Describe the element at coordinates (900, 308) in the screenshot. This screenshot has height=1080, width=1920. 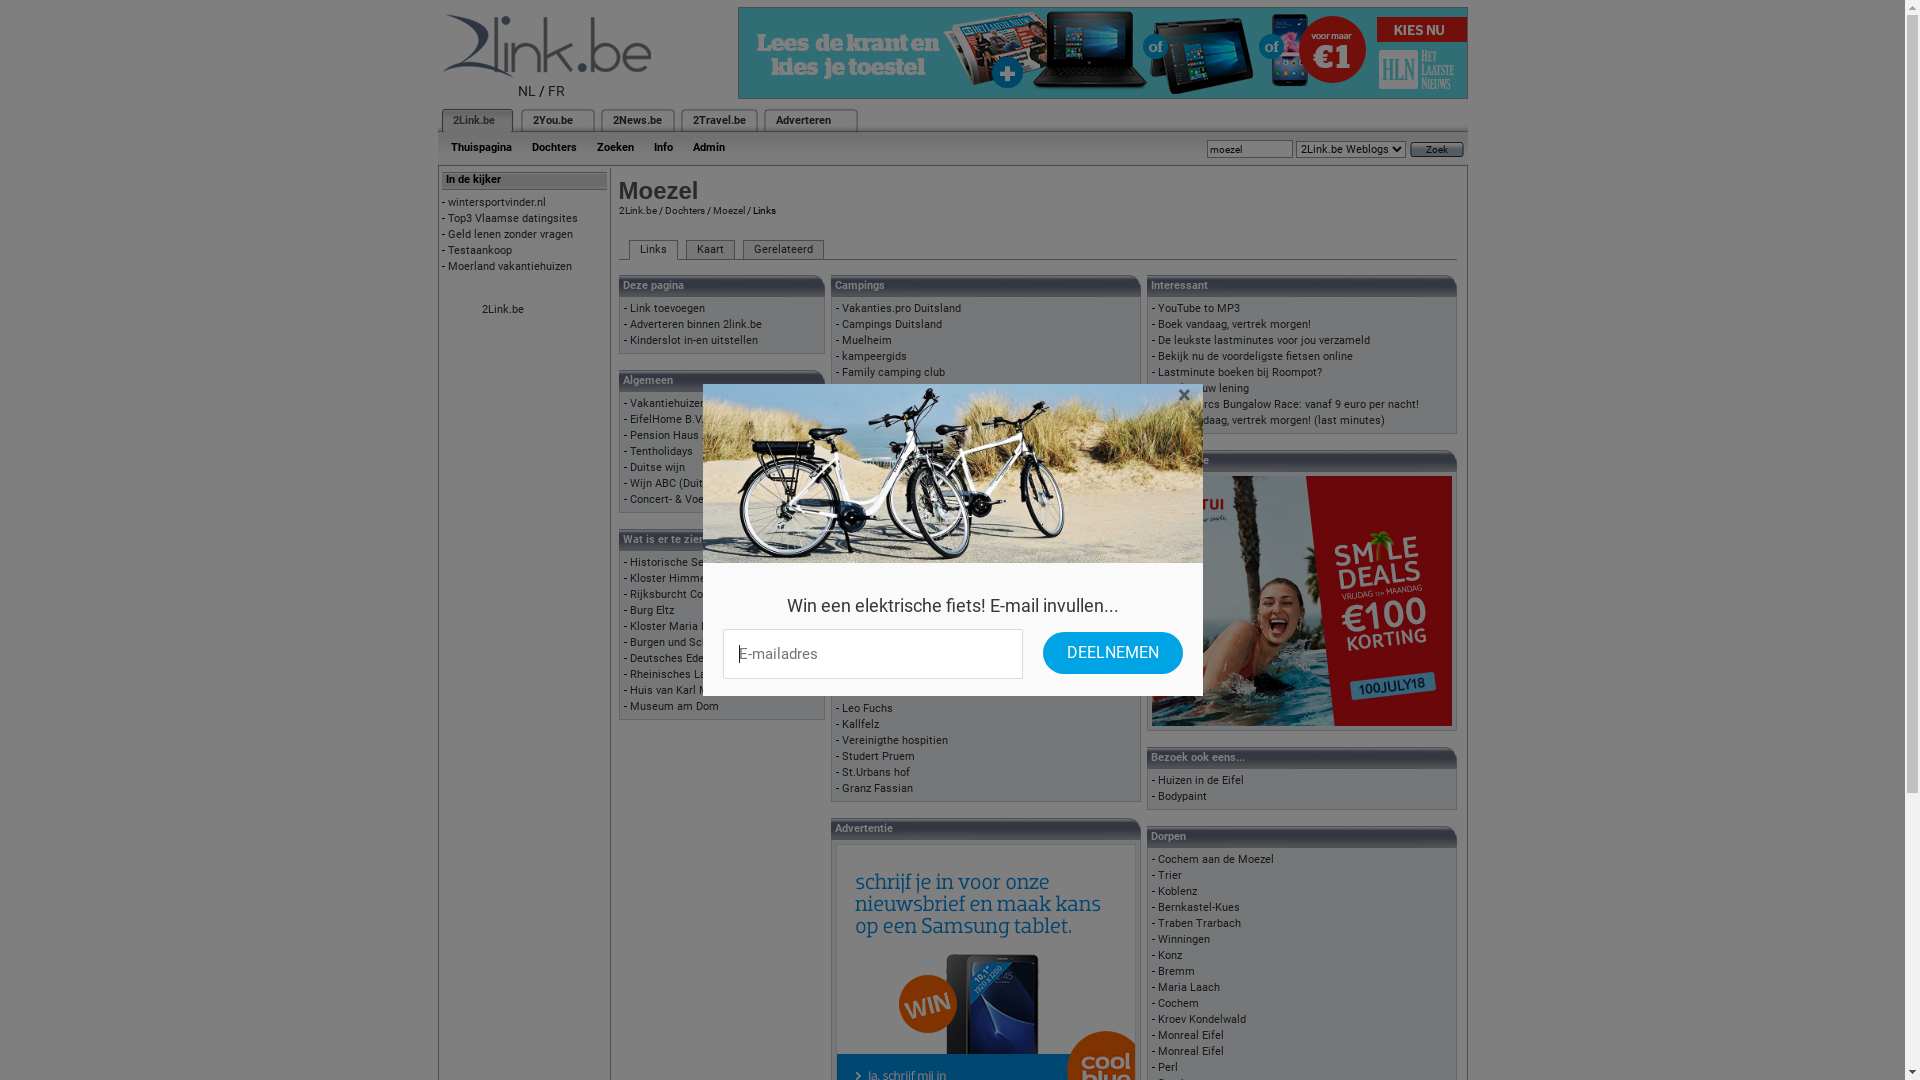
I see `'Vakanties.pro Duitsland'` at that location.